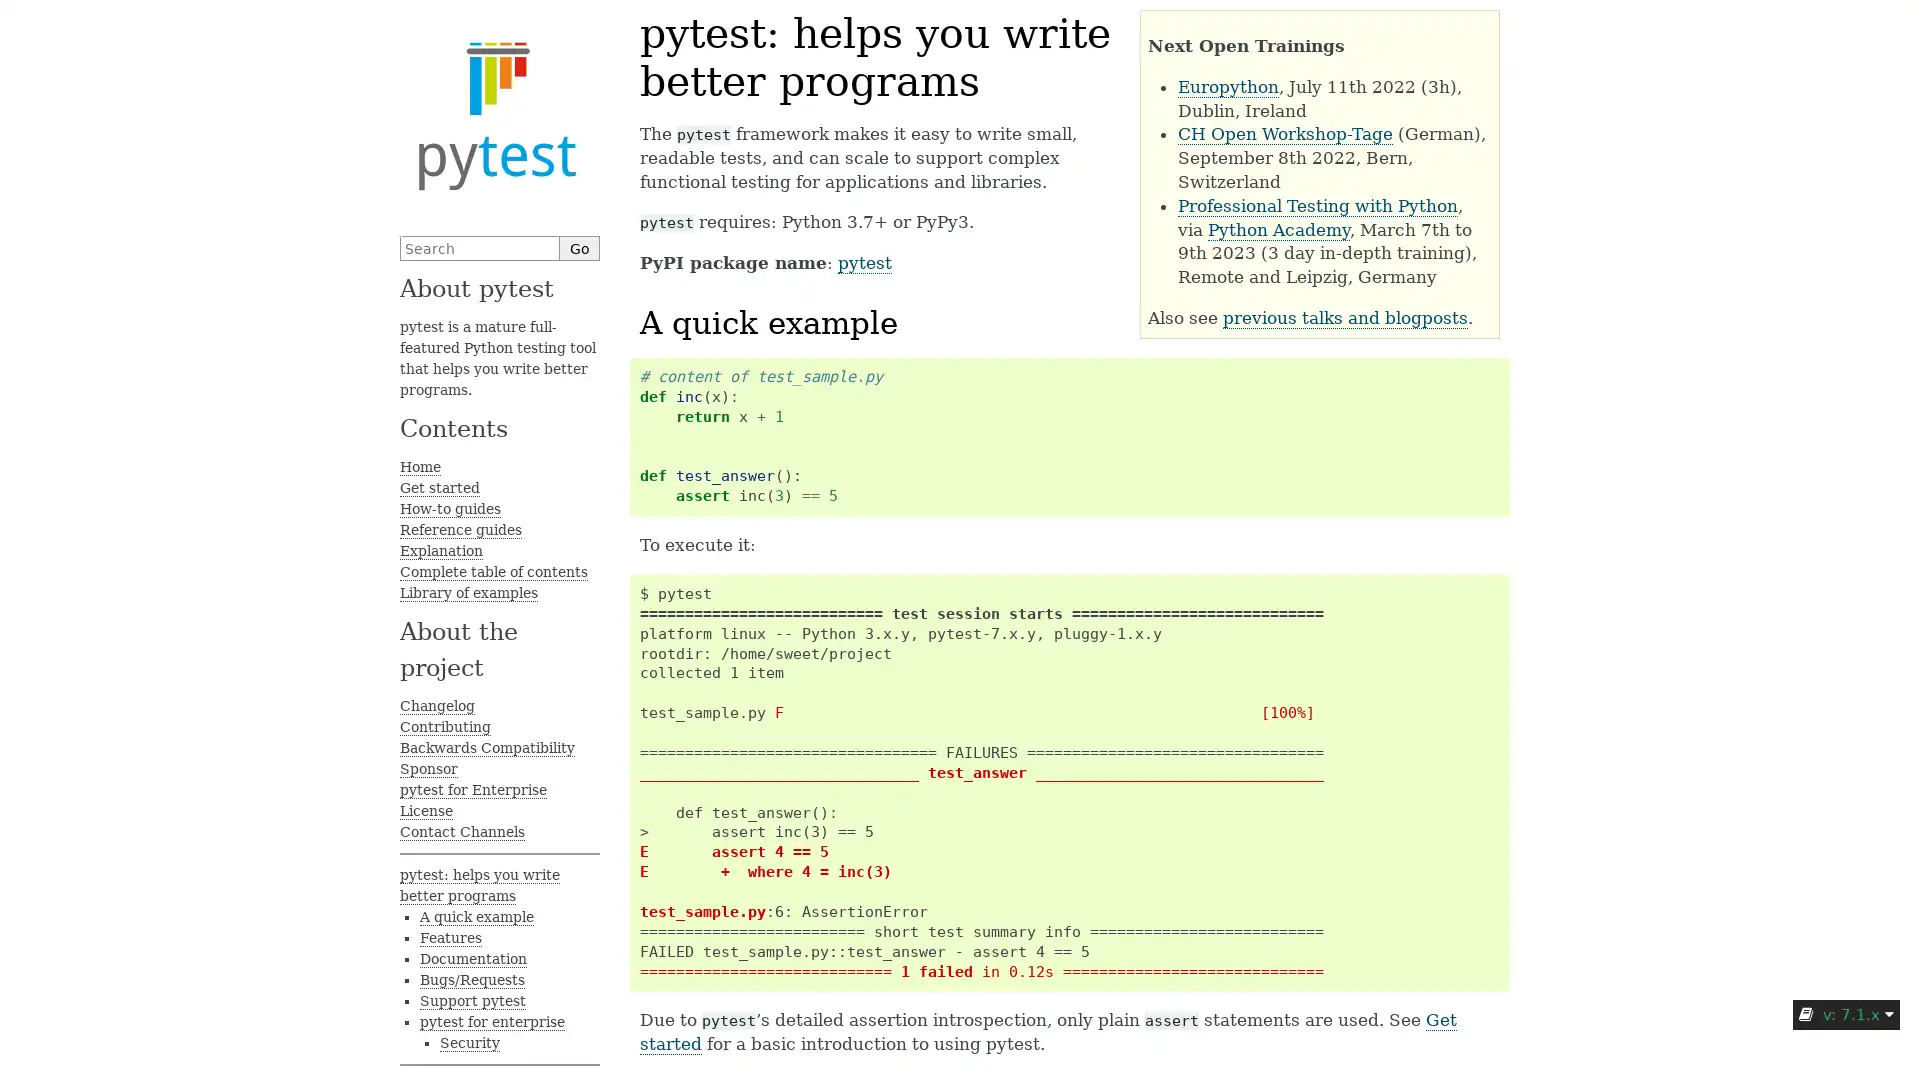 This screenshot has width=1920, height=1080. Describe the element at coordinates (579, 247) in the screenshot. I see `Go` at that location.